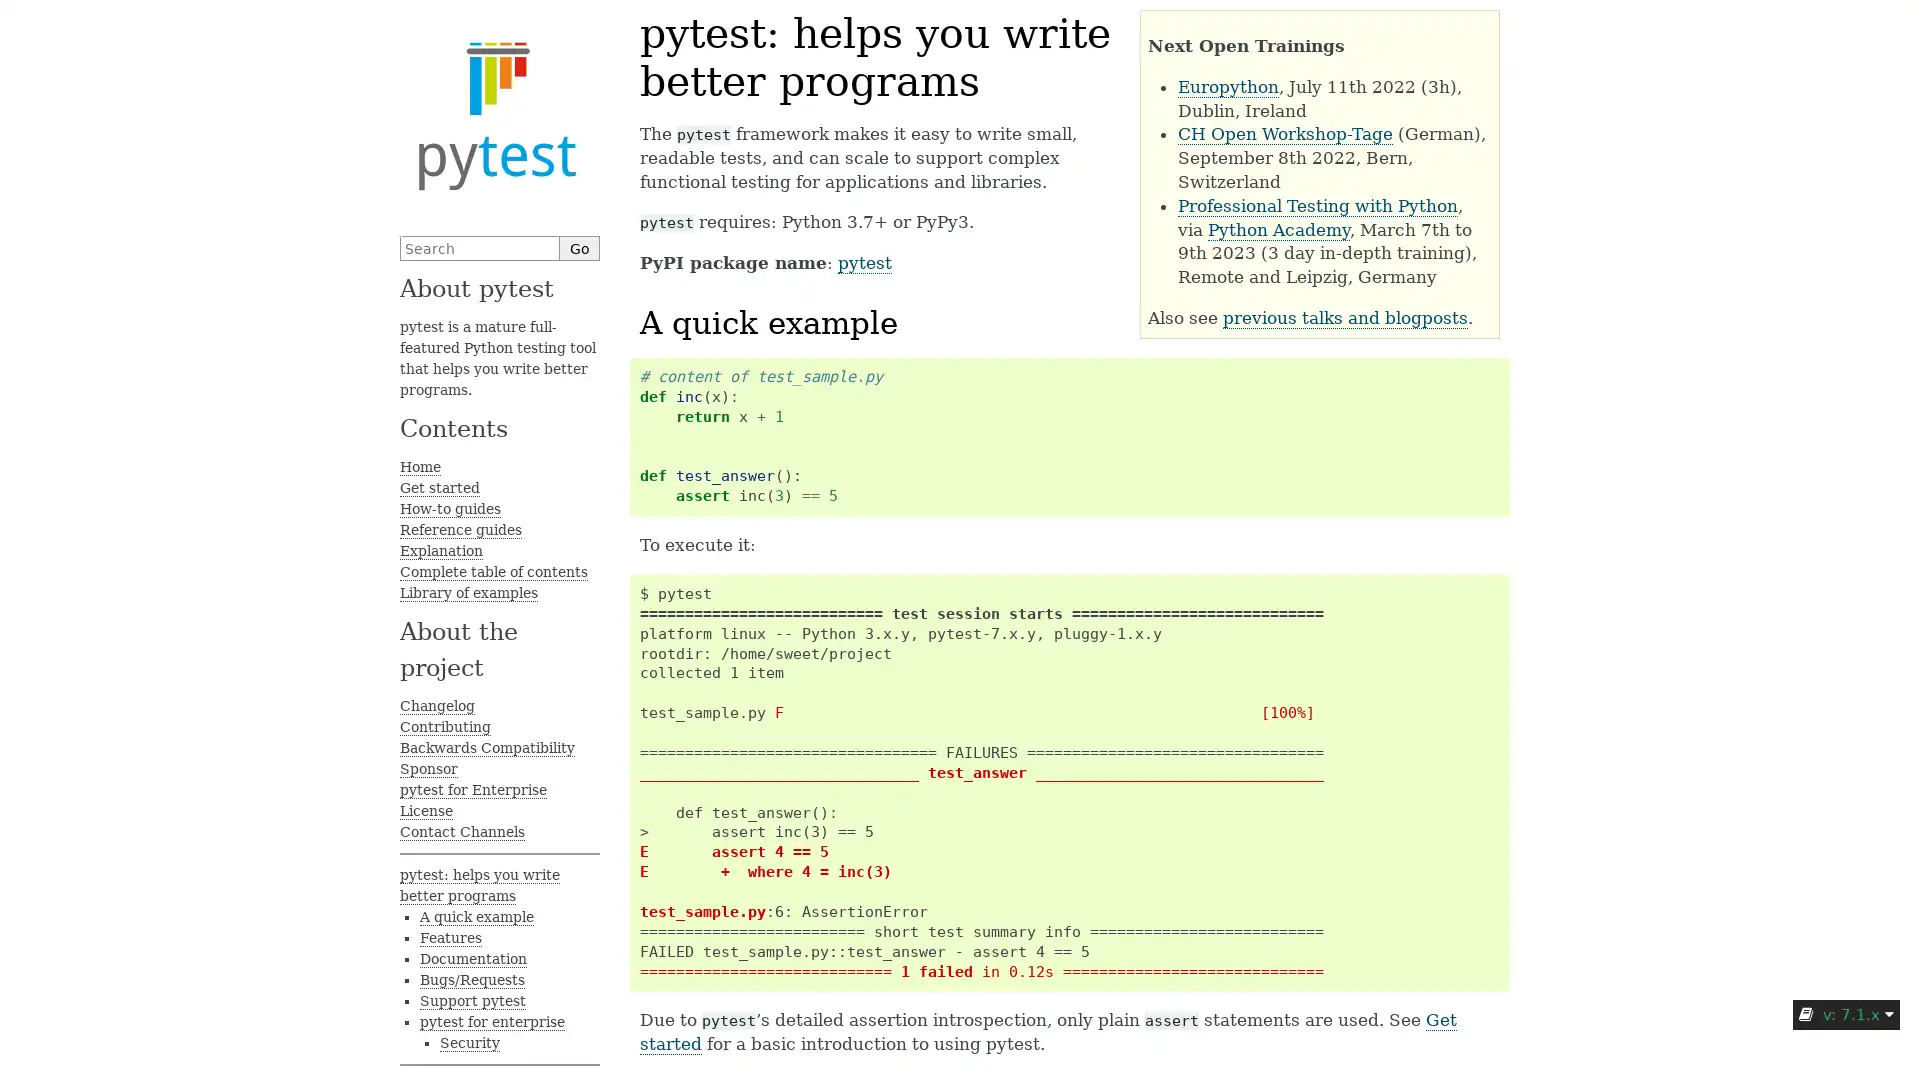 This screenshot has width=1920, height=1080. Describe the element at coordinates (579, 247) in the screenshot. I see `Go` at that location.